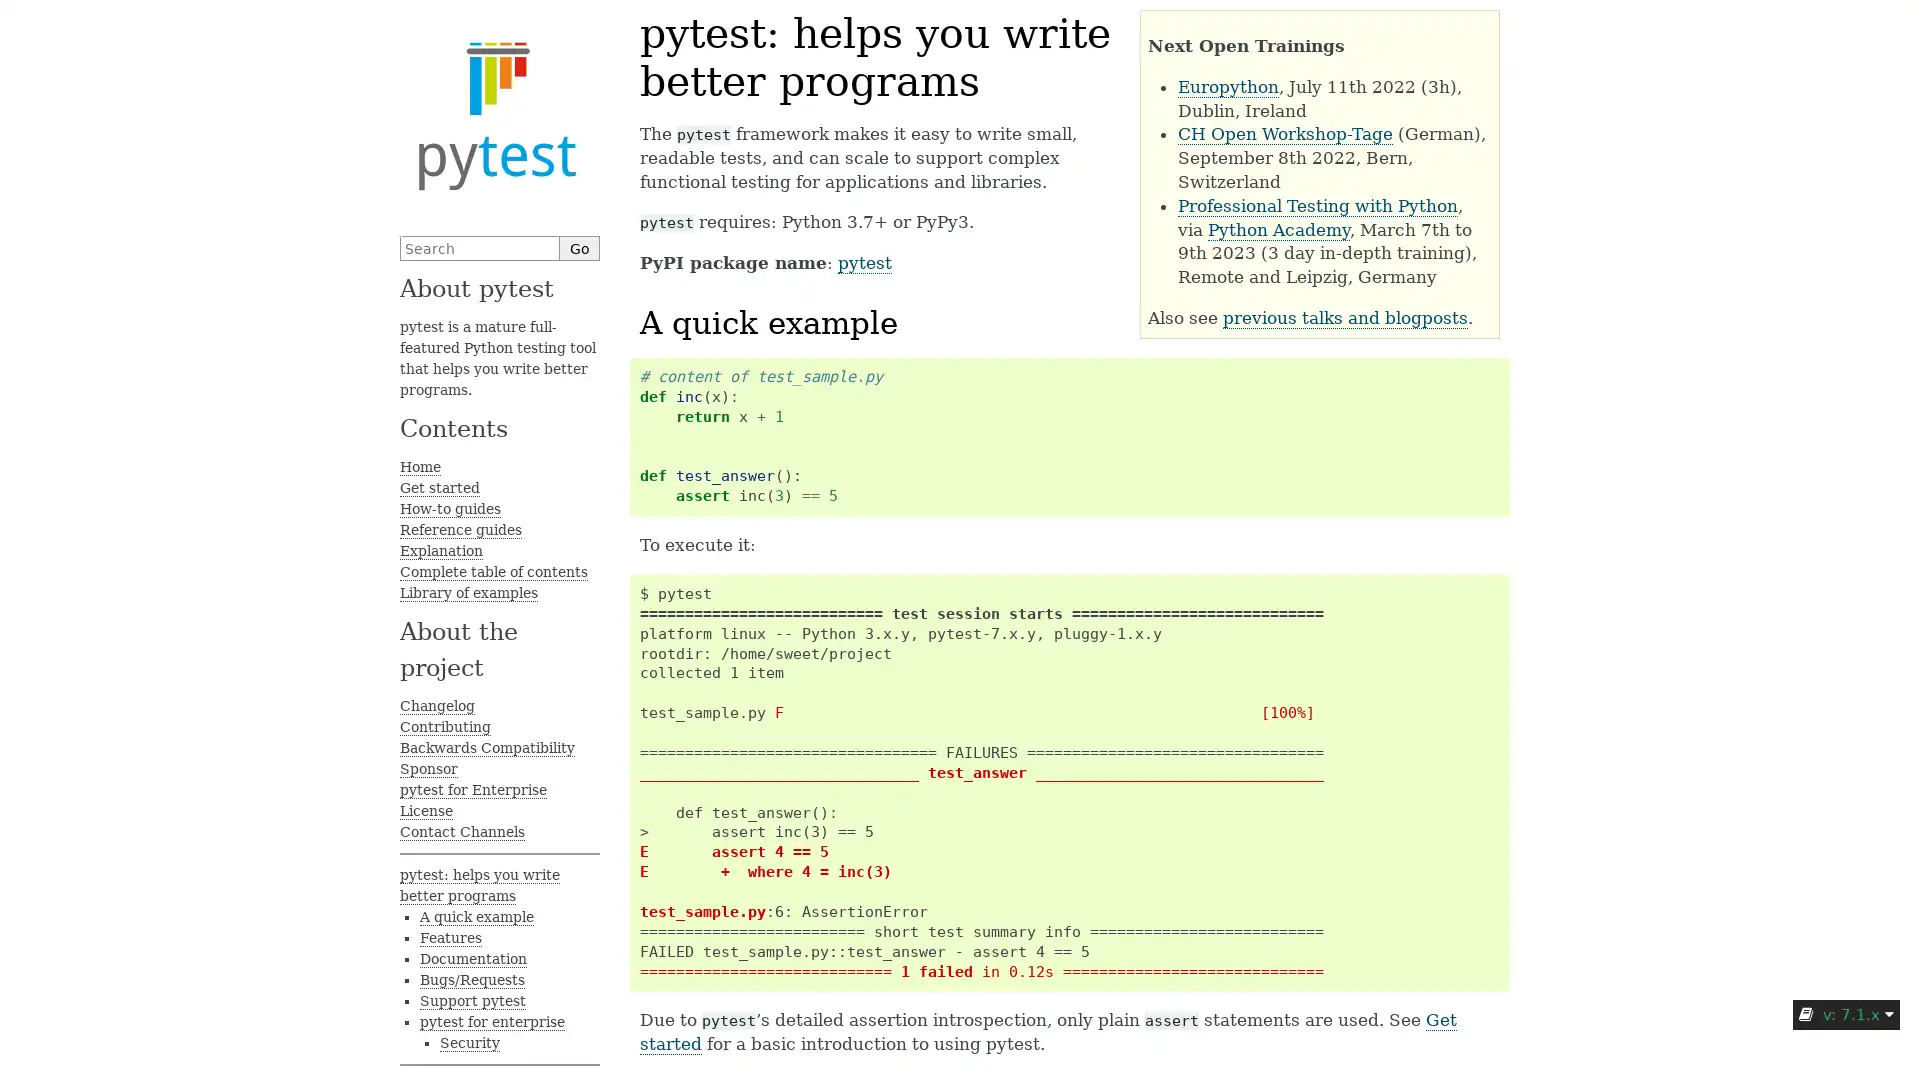 This screenshot has width=1920, height=1080. Describe the element at coordinates (579, 247) in the screenshot. I see `Go` at that location.